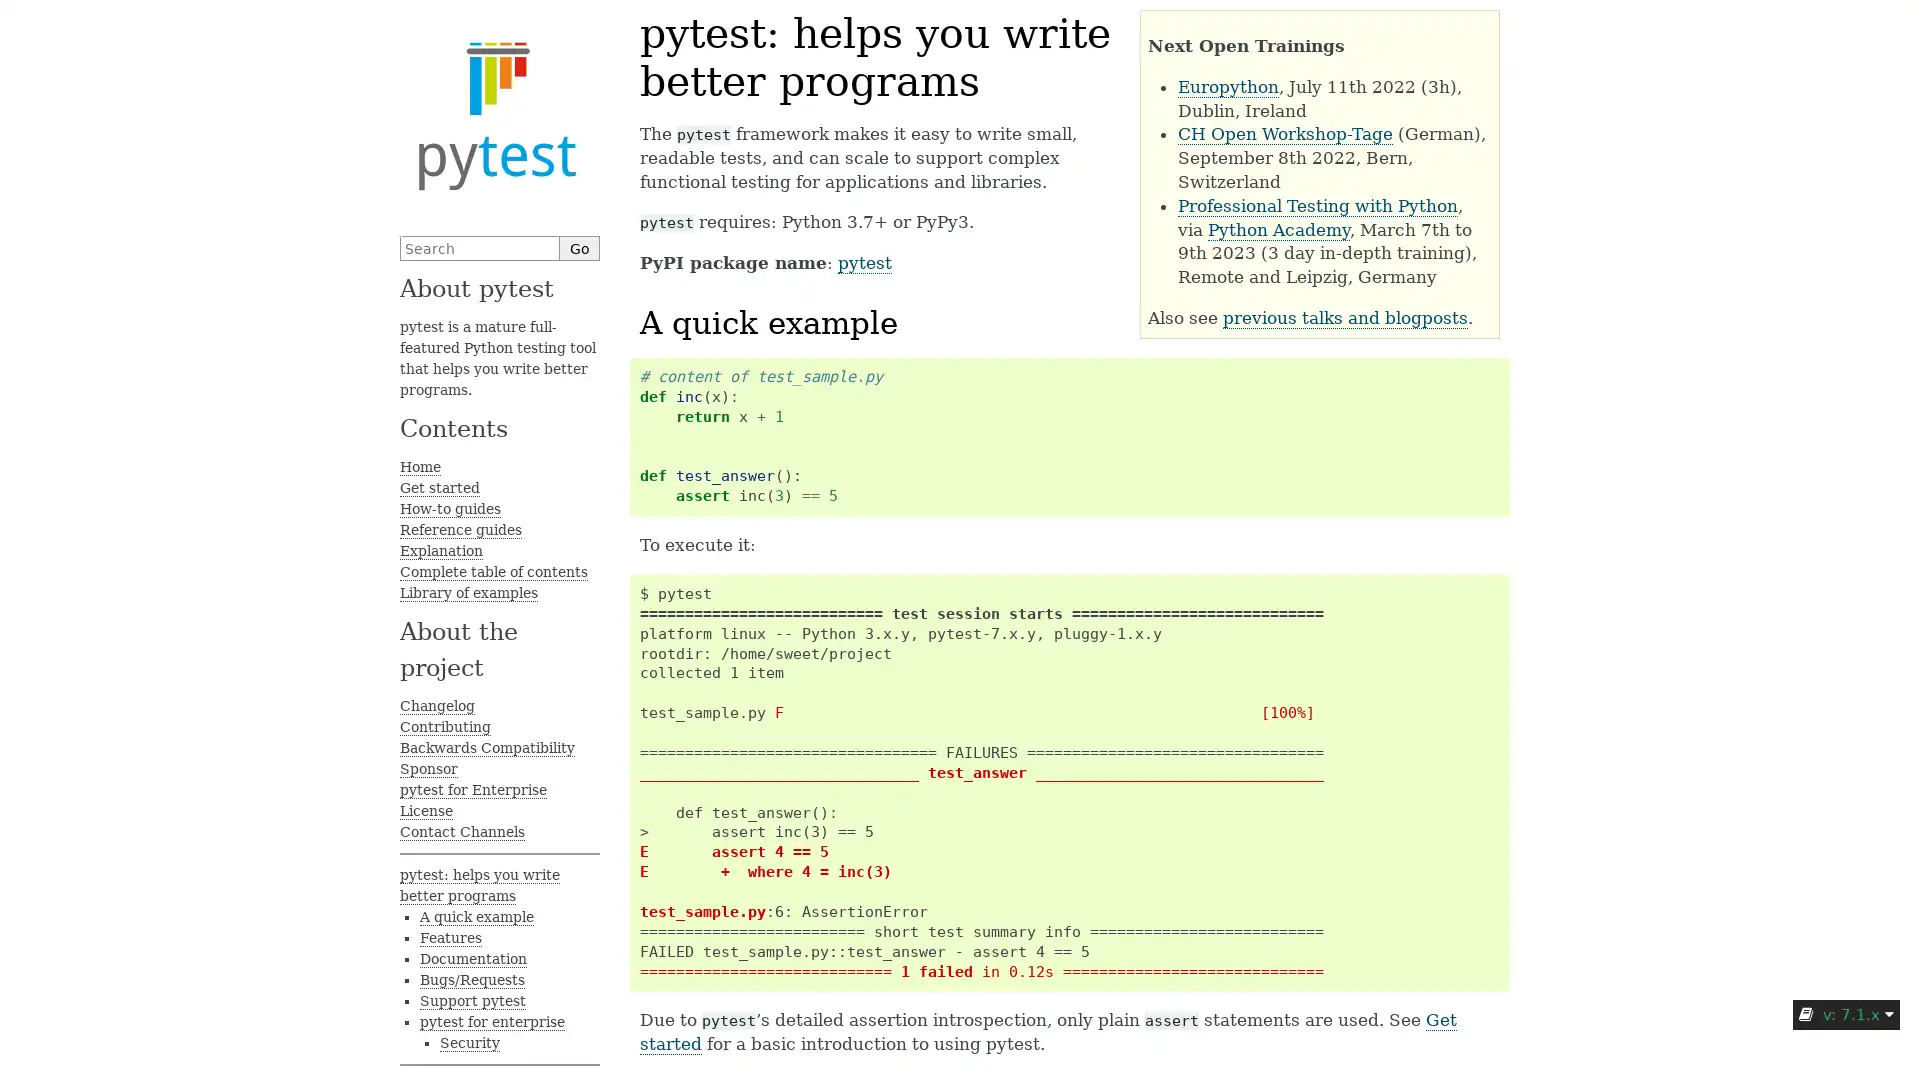 This screenshot has width=1920, height=1080. Describe the element at coordinates (579, 247) in the screenshot. I see `Go` at that location.